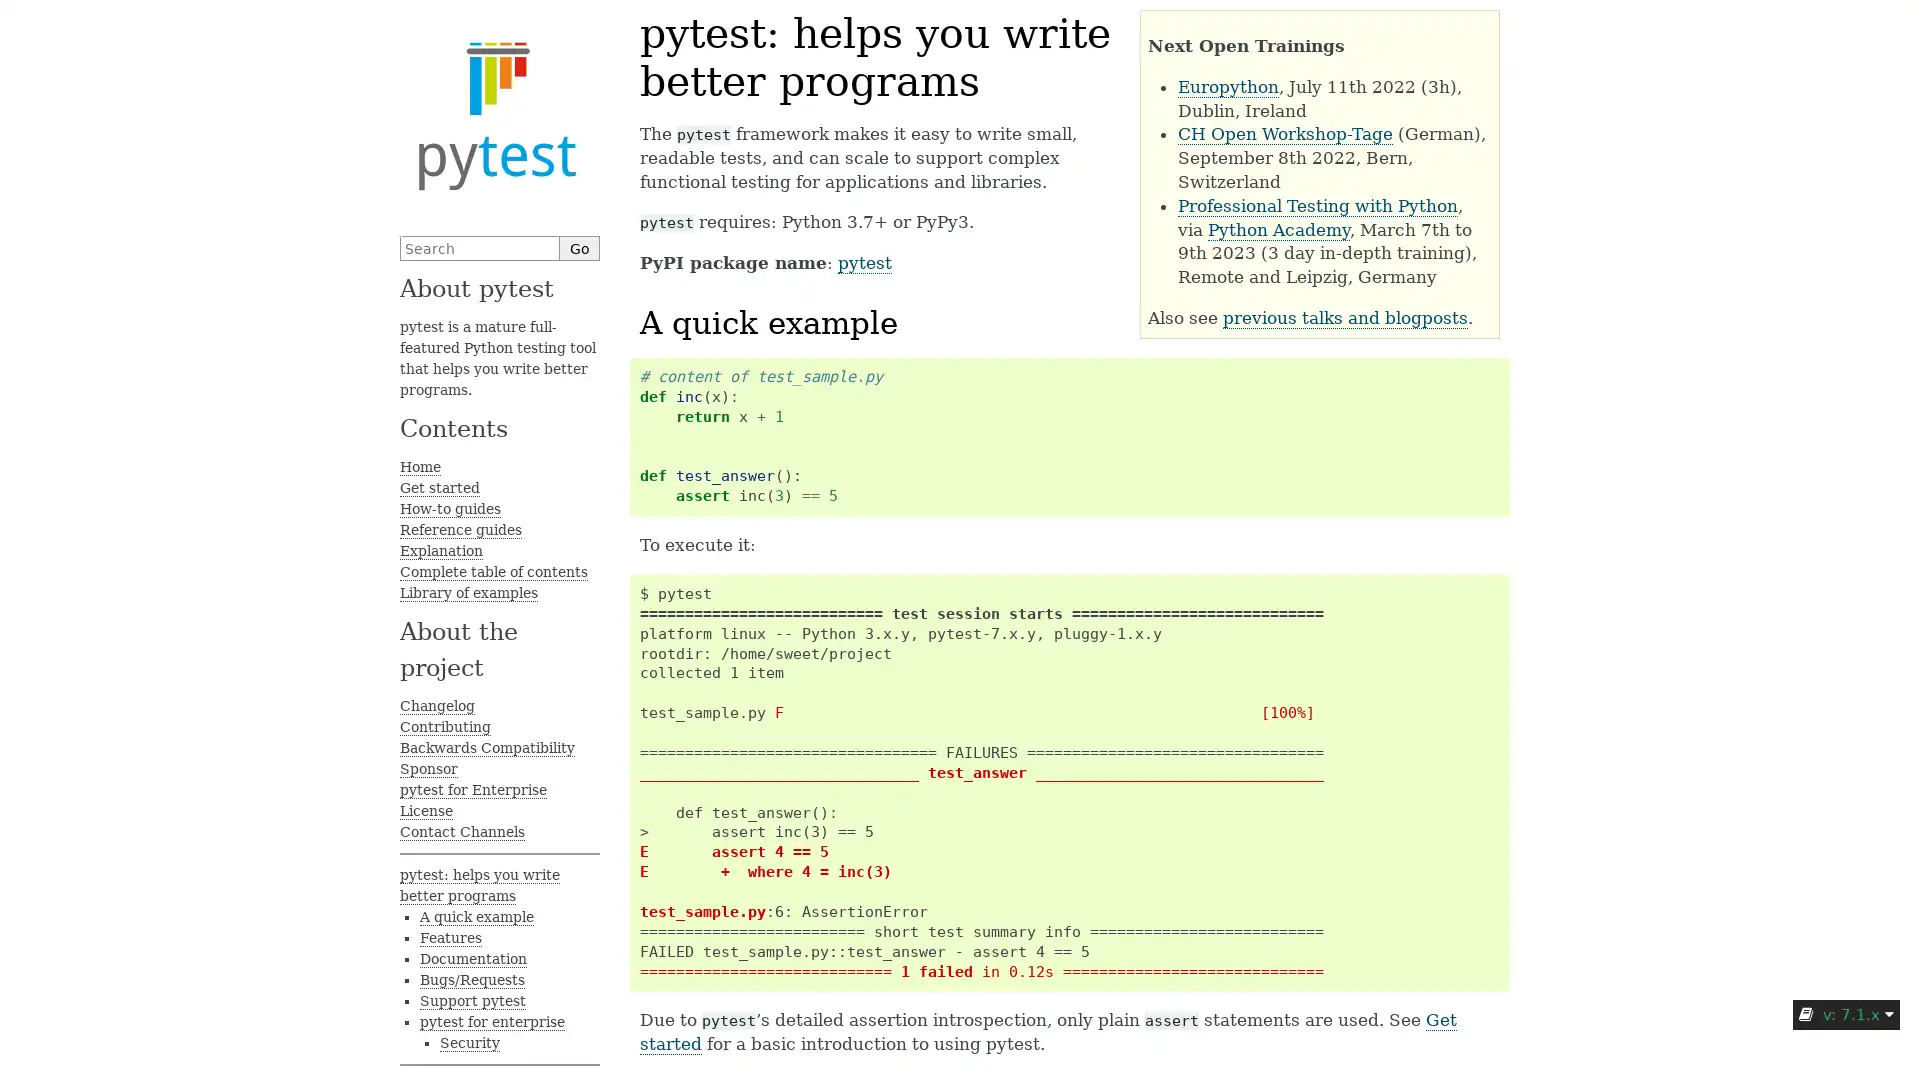 This screenshot has width=1920, height=1080. Describe the element at coordinates (579, 247) in the screenshot. I see `Go` at that location.